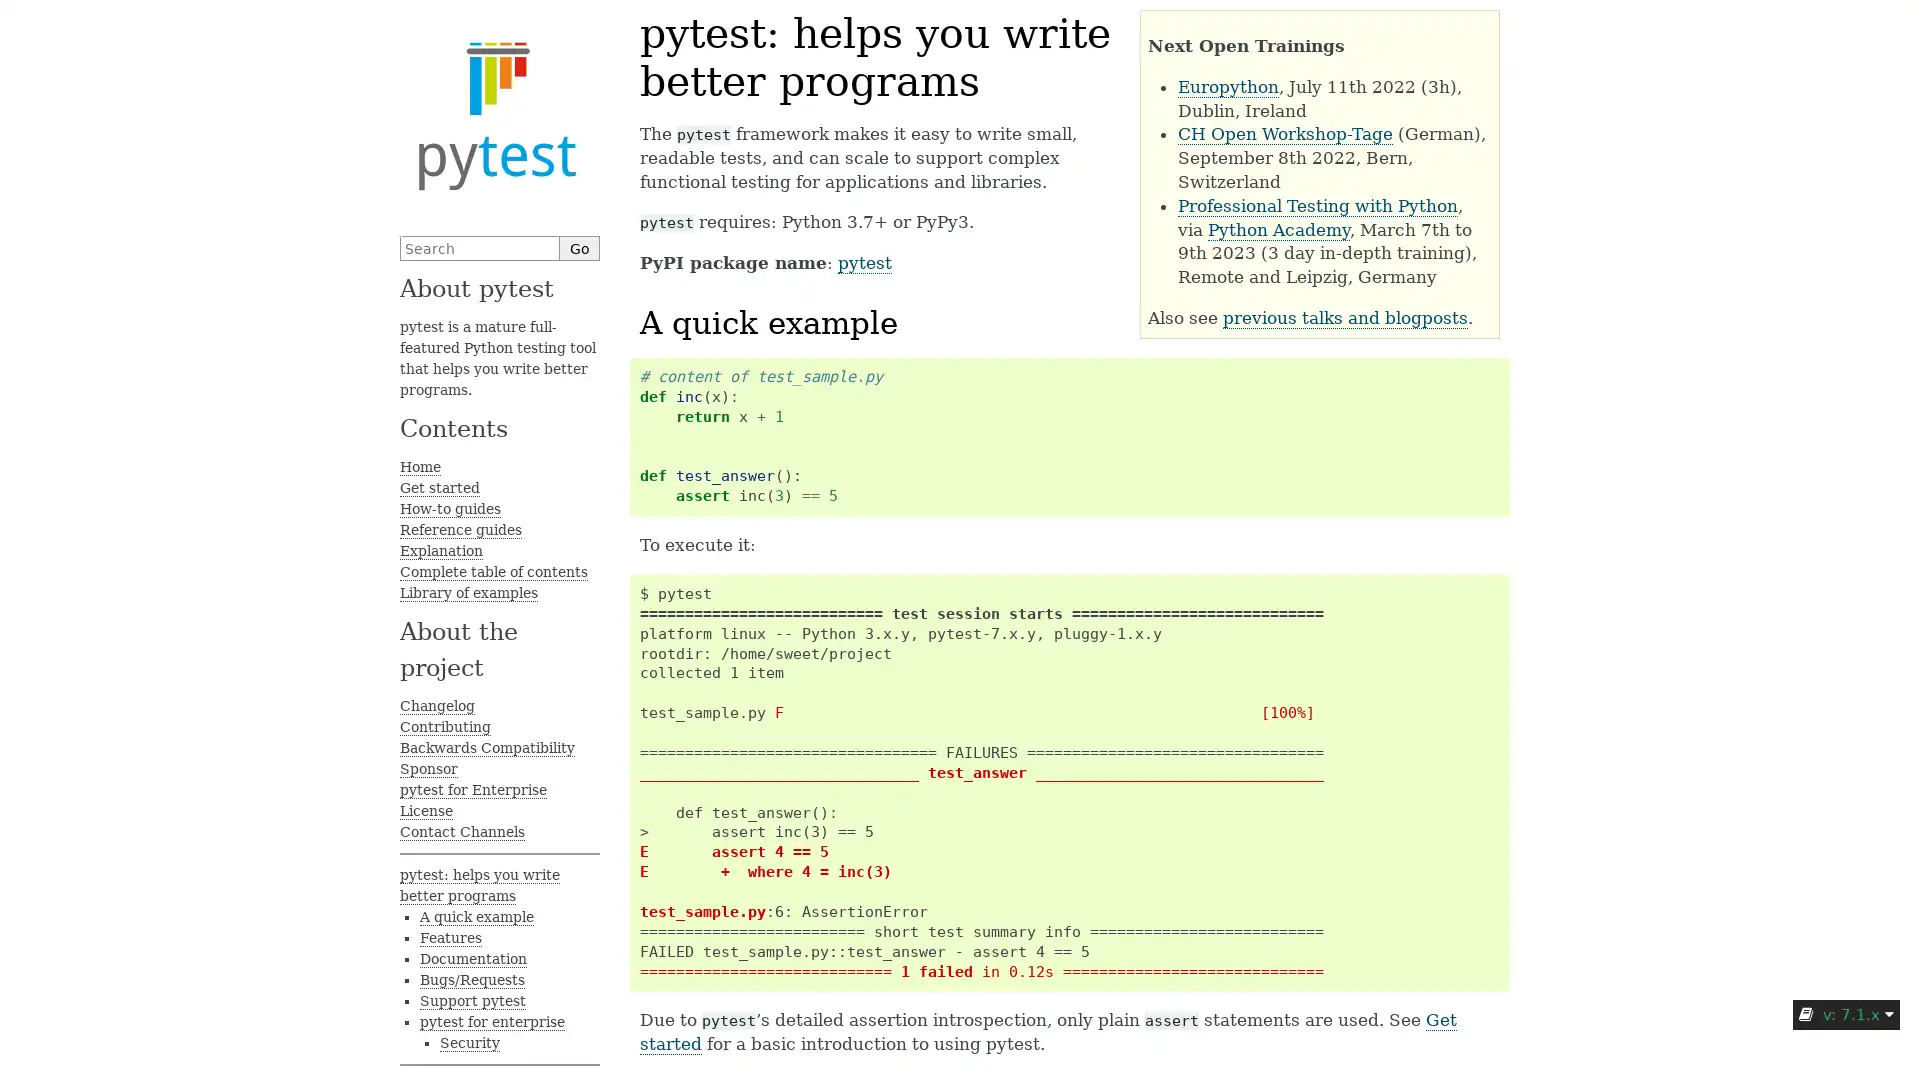 This screenshot has width=1920, height=1080. Describe the element at coordinates (579, 247) in the screenshot. I see `Go` at that location.